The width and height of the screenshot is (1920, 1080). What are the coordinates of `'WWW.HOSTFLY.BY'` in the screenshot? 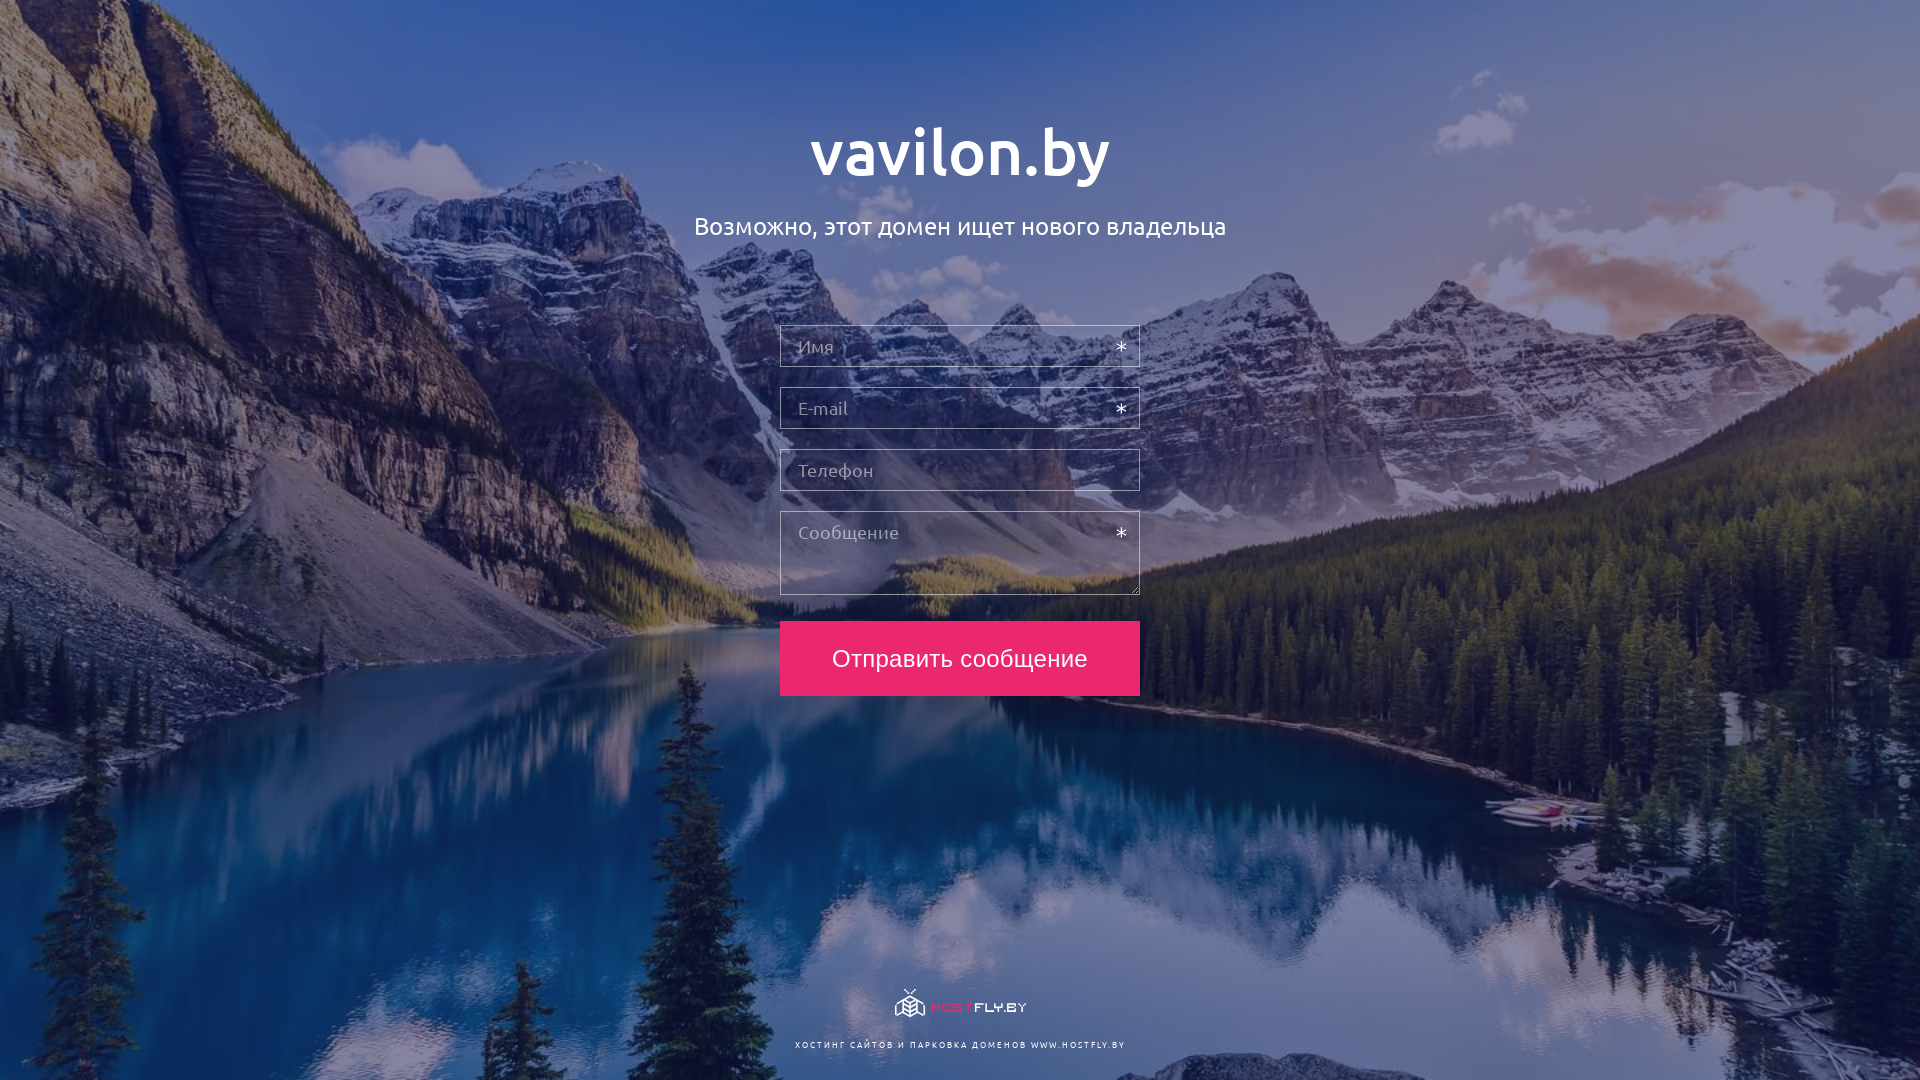 It's located at (1076, 1043).